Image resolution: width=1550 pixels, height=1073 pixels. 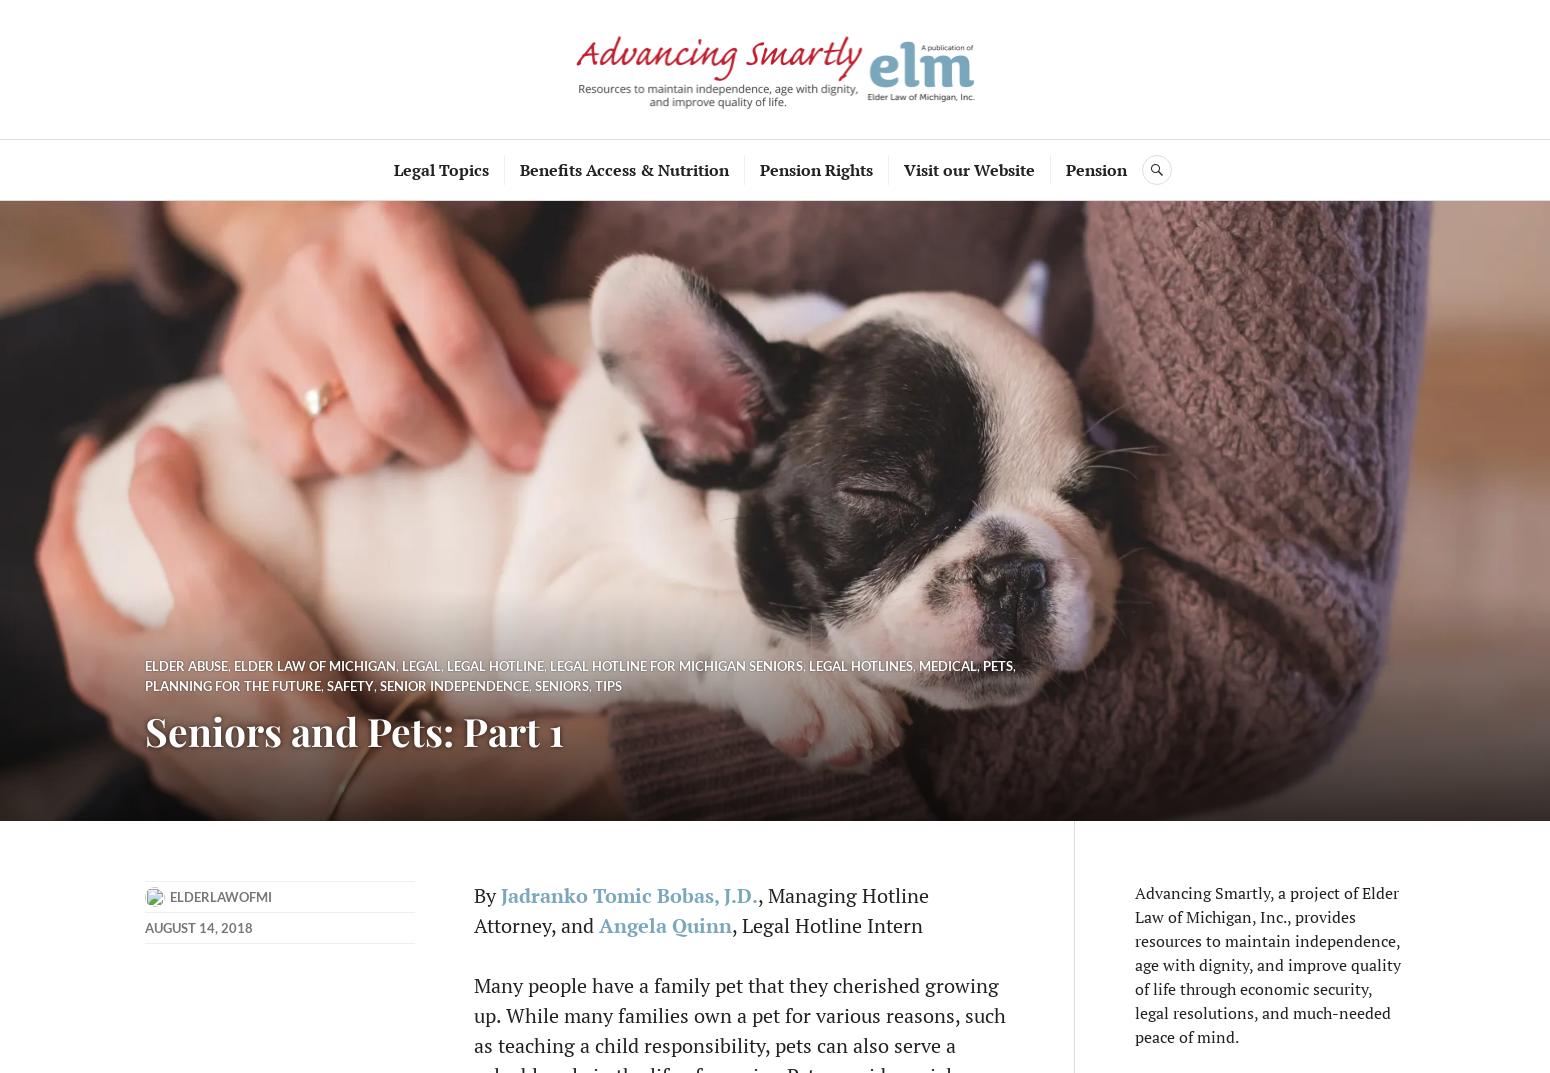 I want to click on 'Advancing Smartly, a project of Elder Law of Michigan, Inc., provides resources to maintain independence, age with dignity, and improve quality of life through economic security, legal resolutions, and much-needed peace of mind.', so click(x=1267, y=963).